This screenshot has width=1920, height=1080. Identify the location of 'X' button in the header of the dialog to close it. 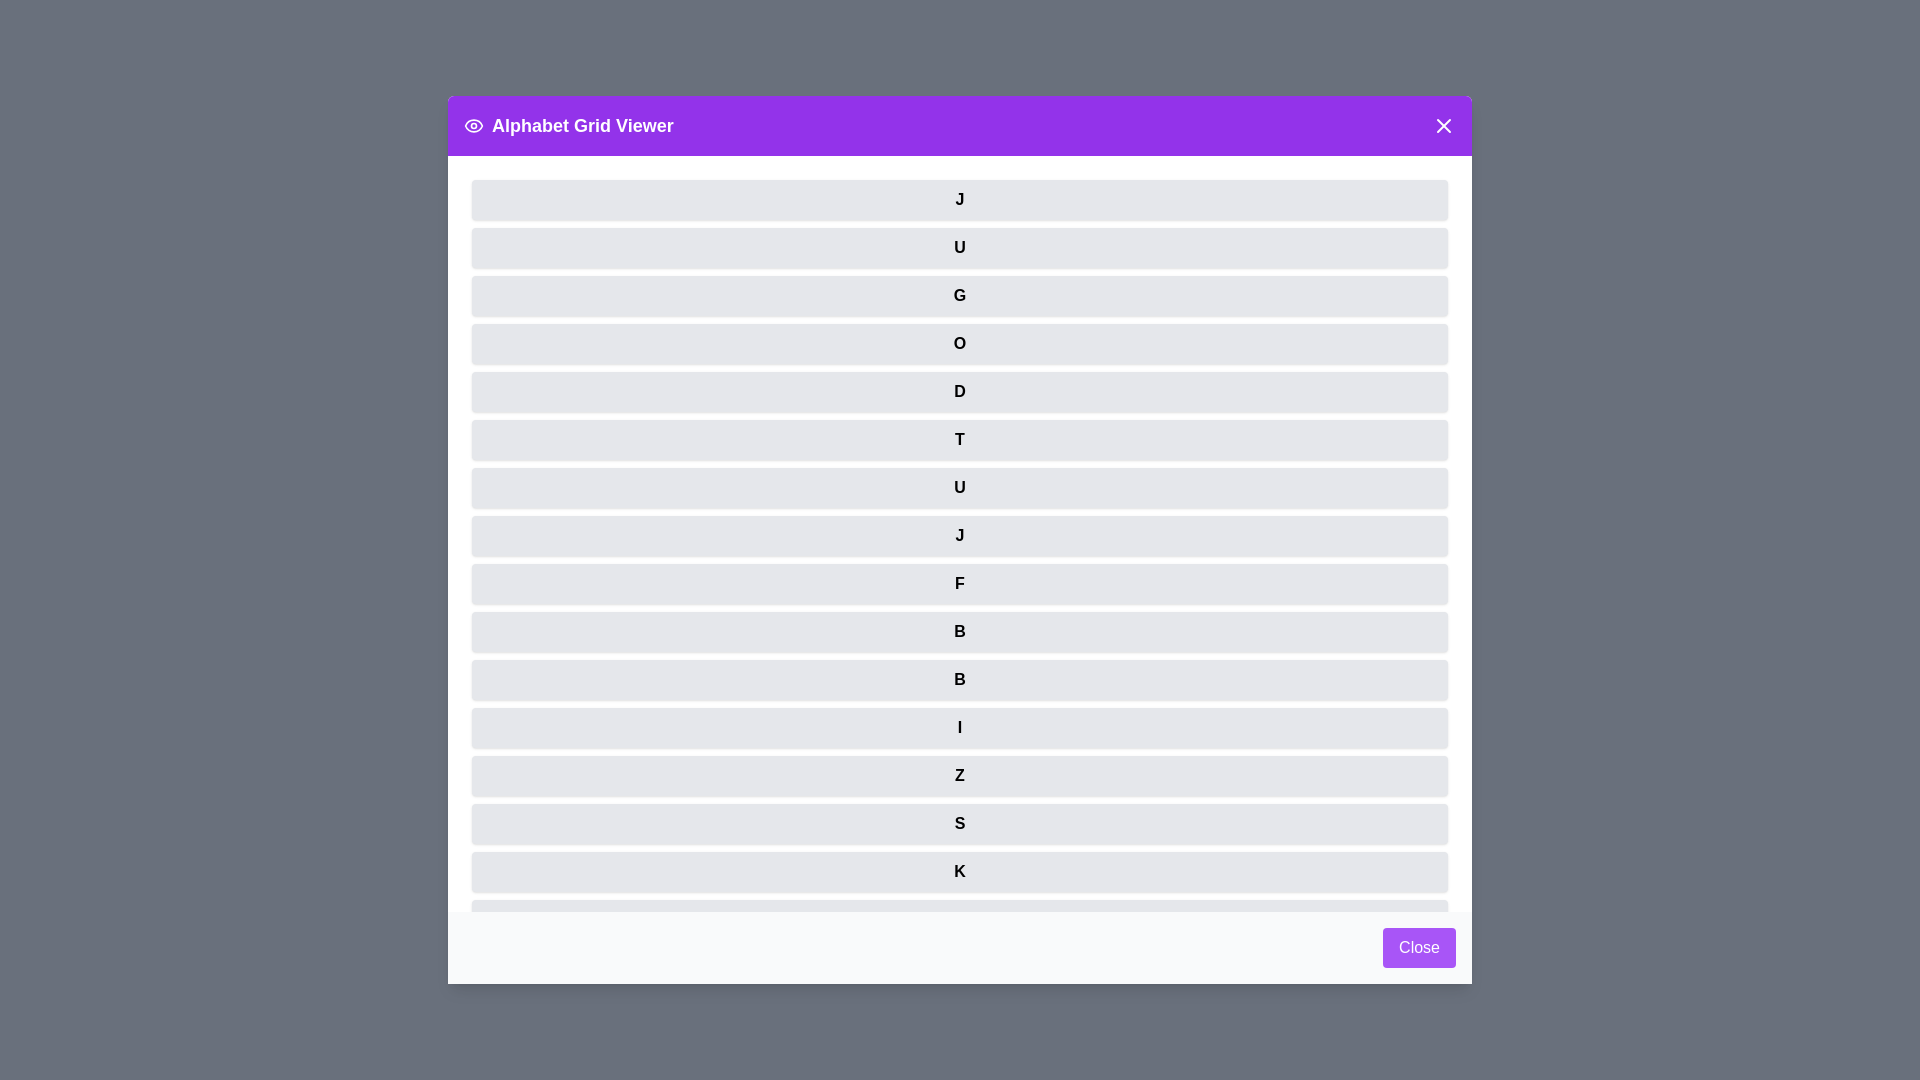
(1444, 126).